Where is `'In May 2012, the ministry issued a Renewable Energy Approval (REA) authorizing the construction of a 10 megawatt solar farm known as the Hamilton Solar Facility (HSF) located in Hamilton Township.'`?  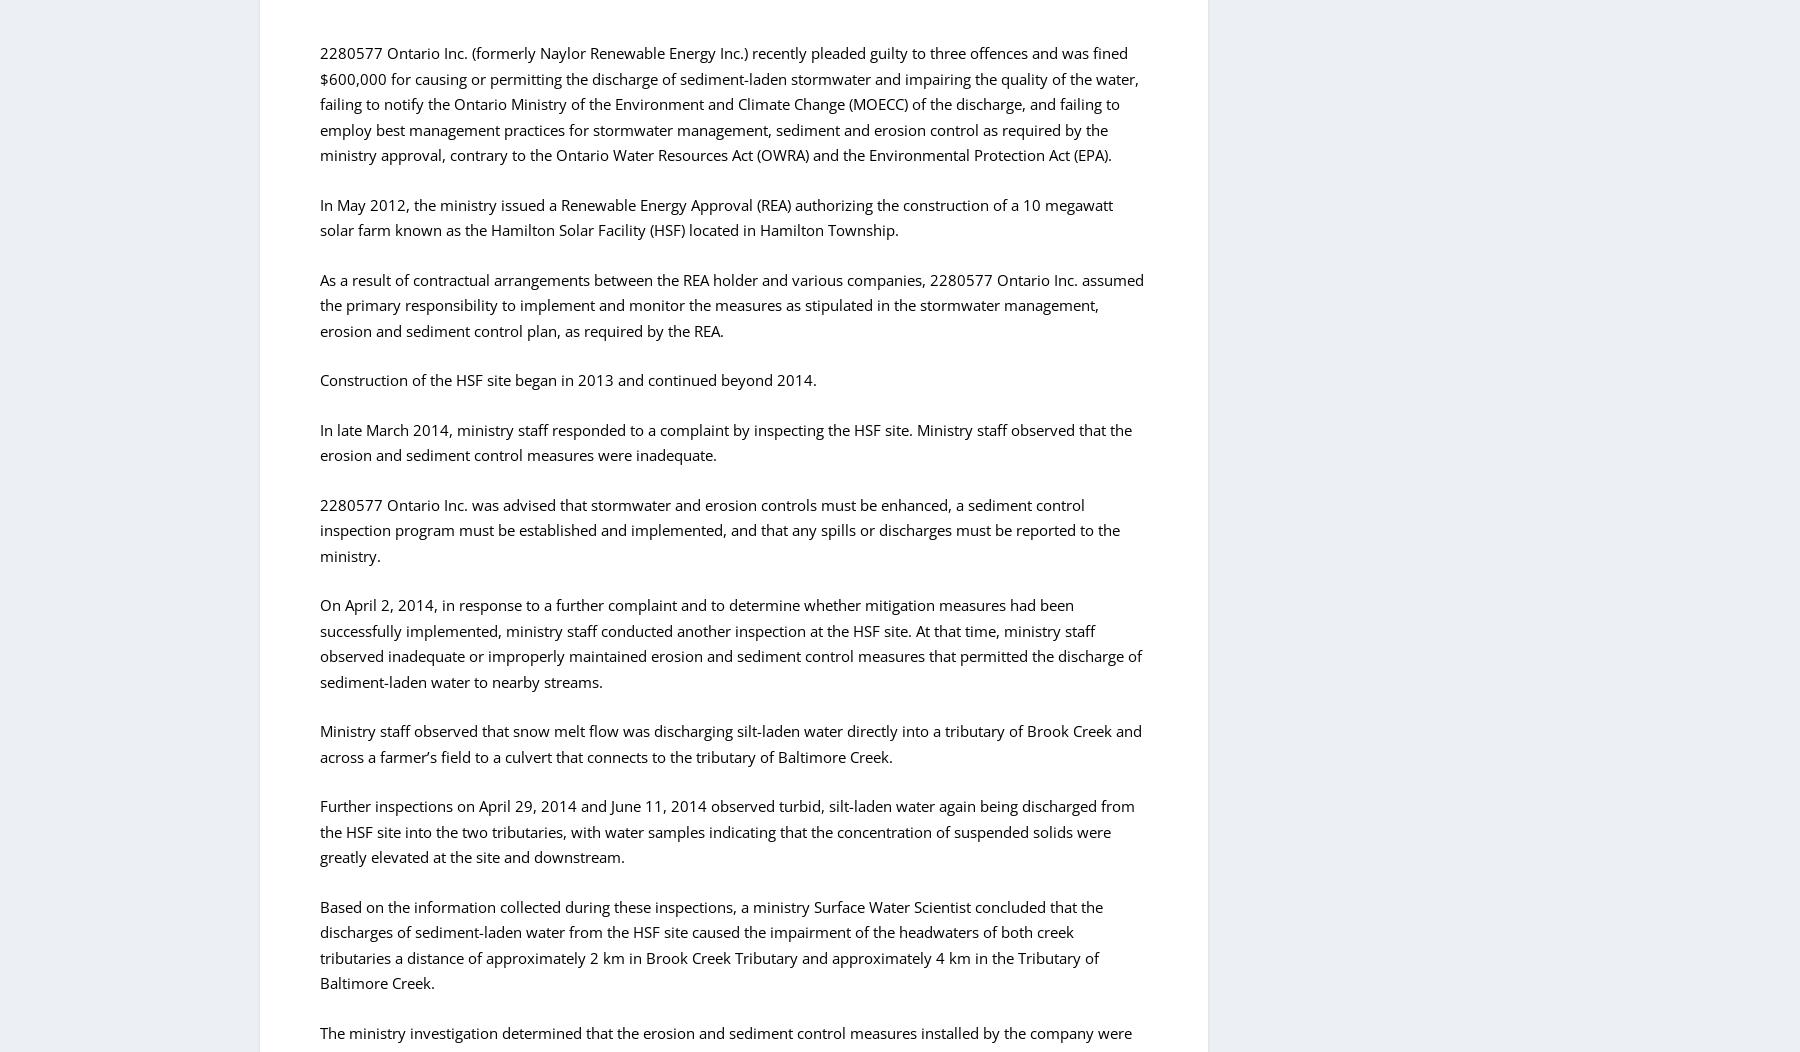 'In May 2012, the ministry issued a Renewable Energy Approval (REA) authorizing the construction of a 10 megawatt solar farm known as the Hamilton Solar Facility (HSF) located in Hamilton Township.' is located at coordinates (715, 217).